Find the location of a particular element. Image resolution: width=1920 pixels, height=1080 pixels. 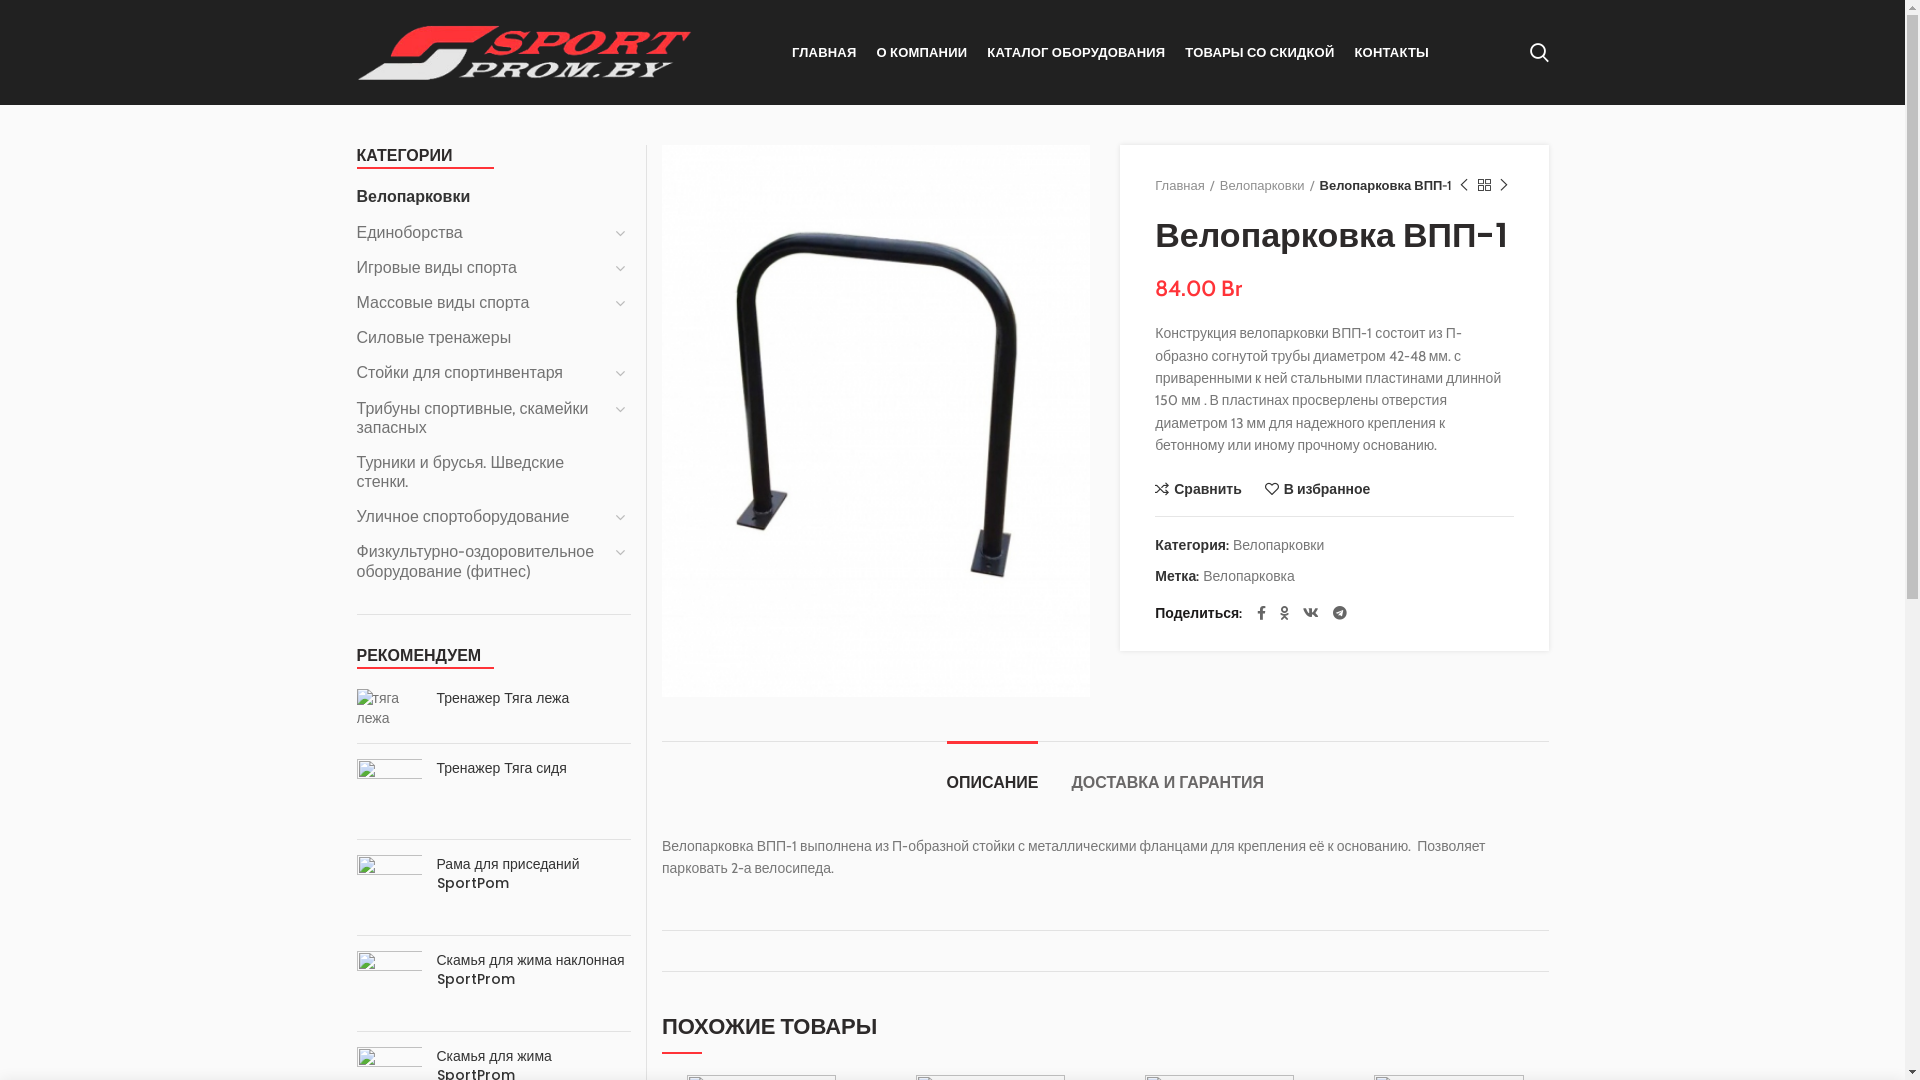

'Search' is located at coordinates (1538, 50).